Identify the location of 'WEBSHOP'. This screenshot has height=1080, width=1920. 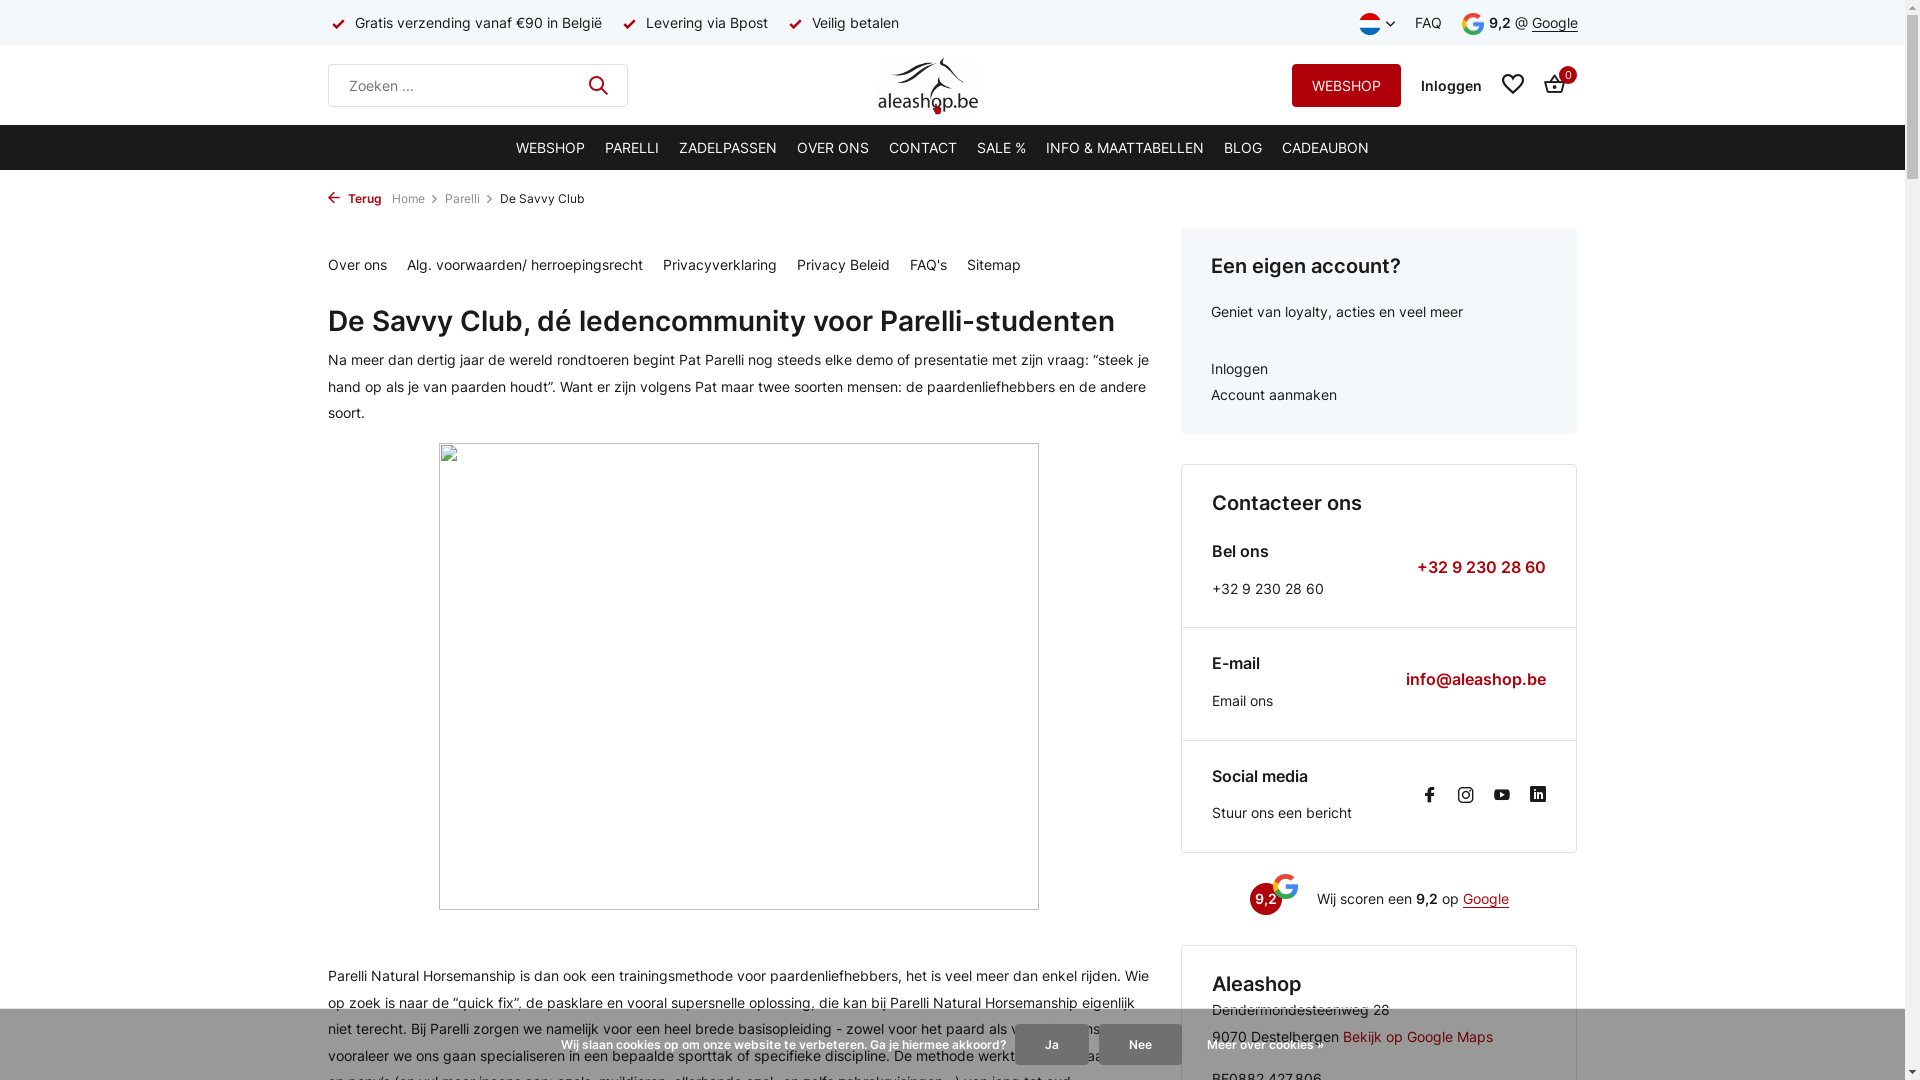
(515, 146).